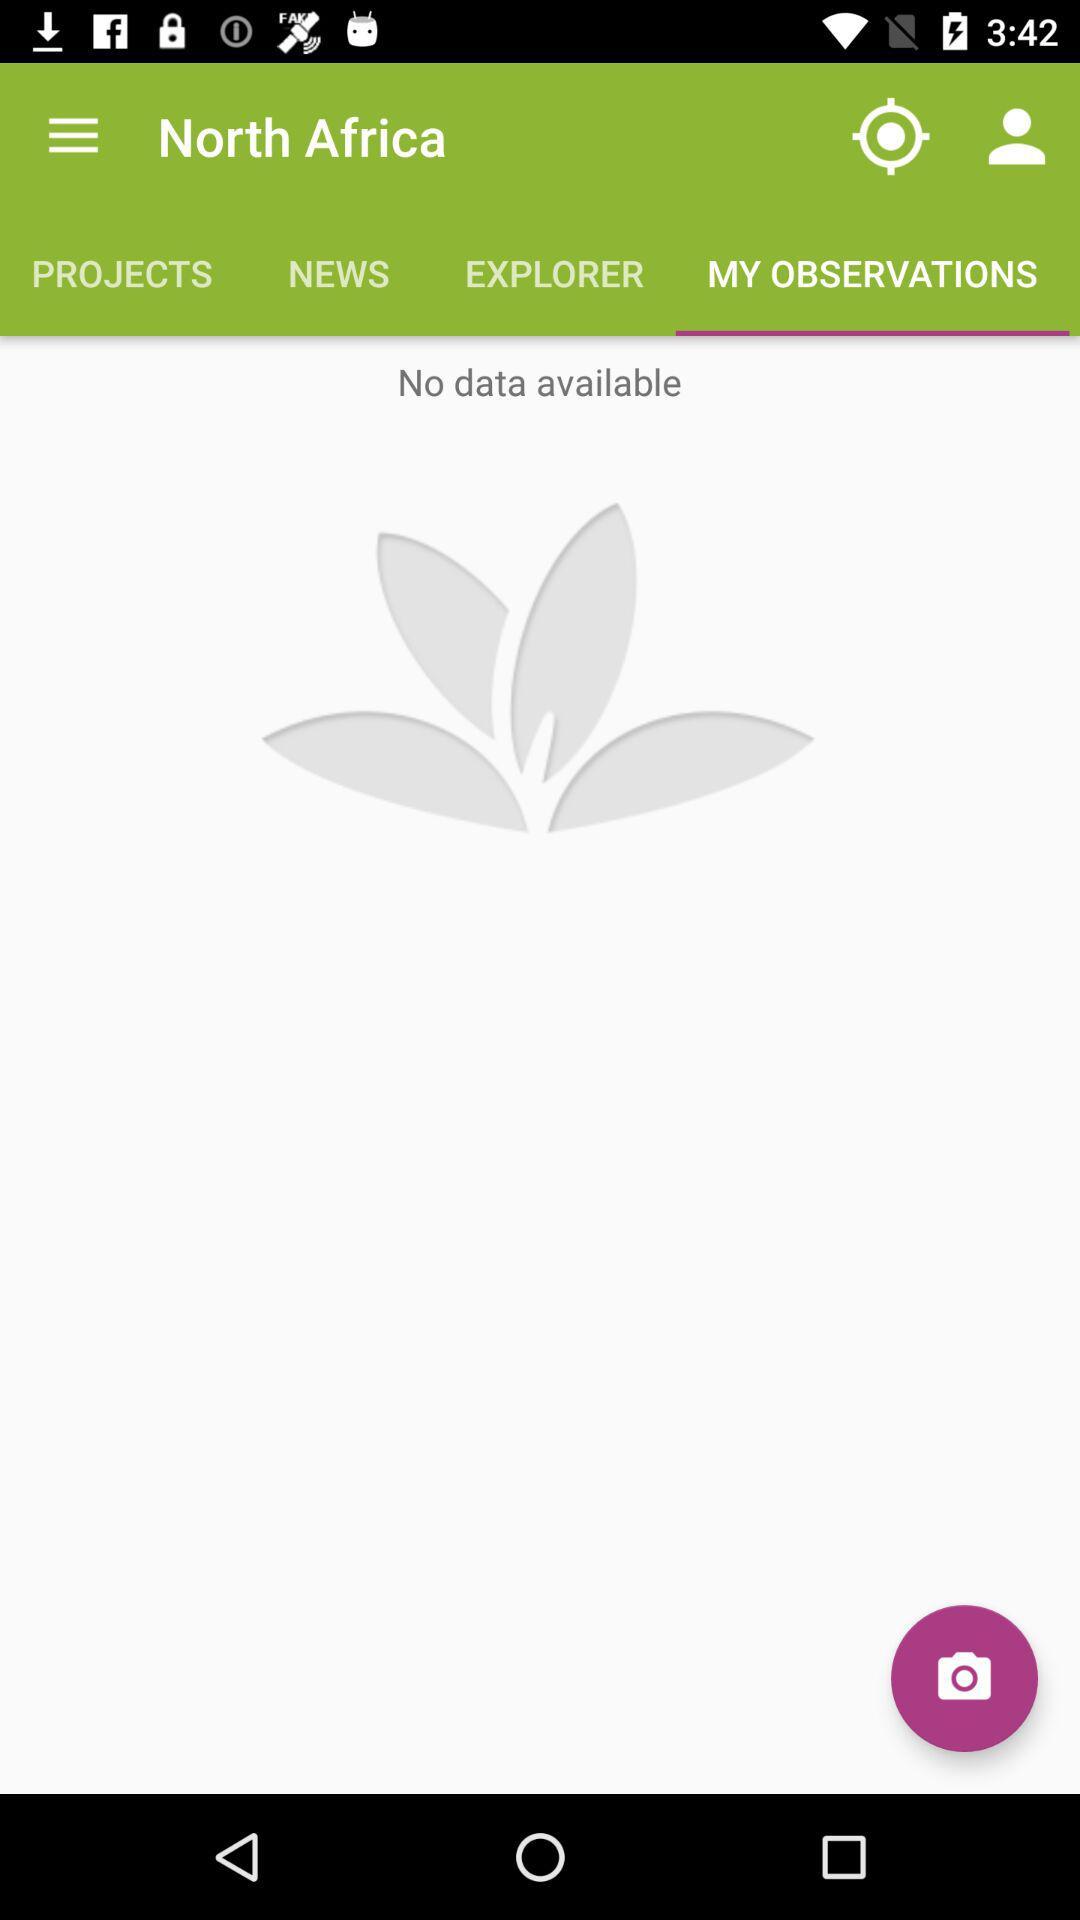  Describe the element at coordinates (963, 1678) in the screenshot. I see `the photo icon` at that location.